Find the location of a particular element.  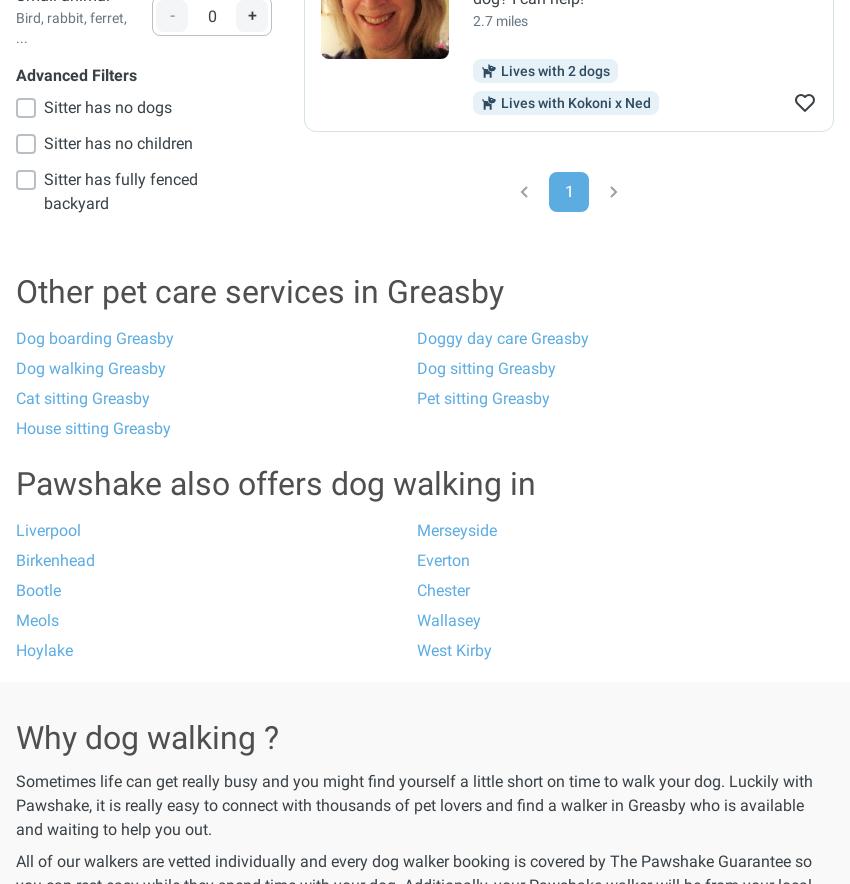

'Bird, rabbit, ferret, ...' is located at coordinates (71, 28).